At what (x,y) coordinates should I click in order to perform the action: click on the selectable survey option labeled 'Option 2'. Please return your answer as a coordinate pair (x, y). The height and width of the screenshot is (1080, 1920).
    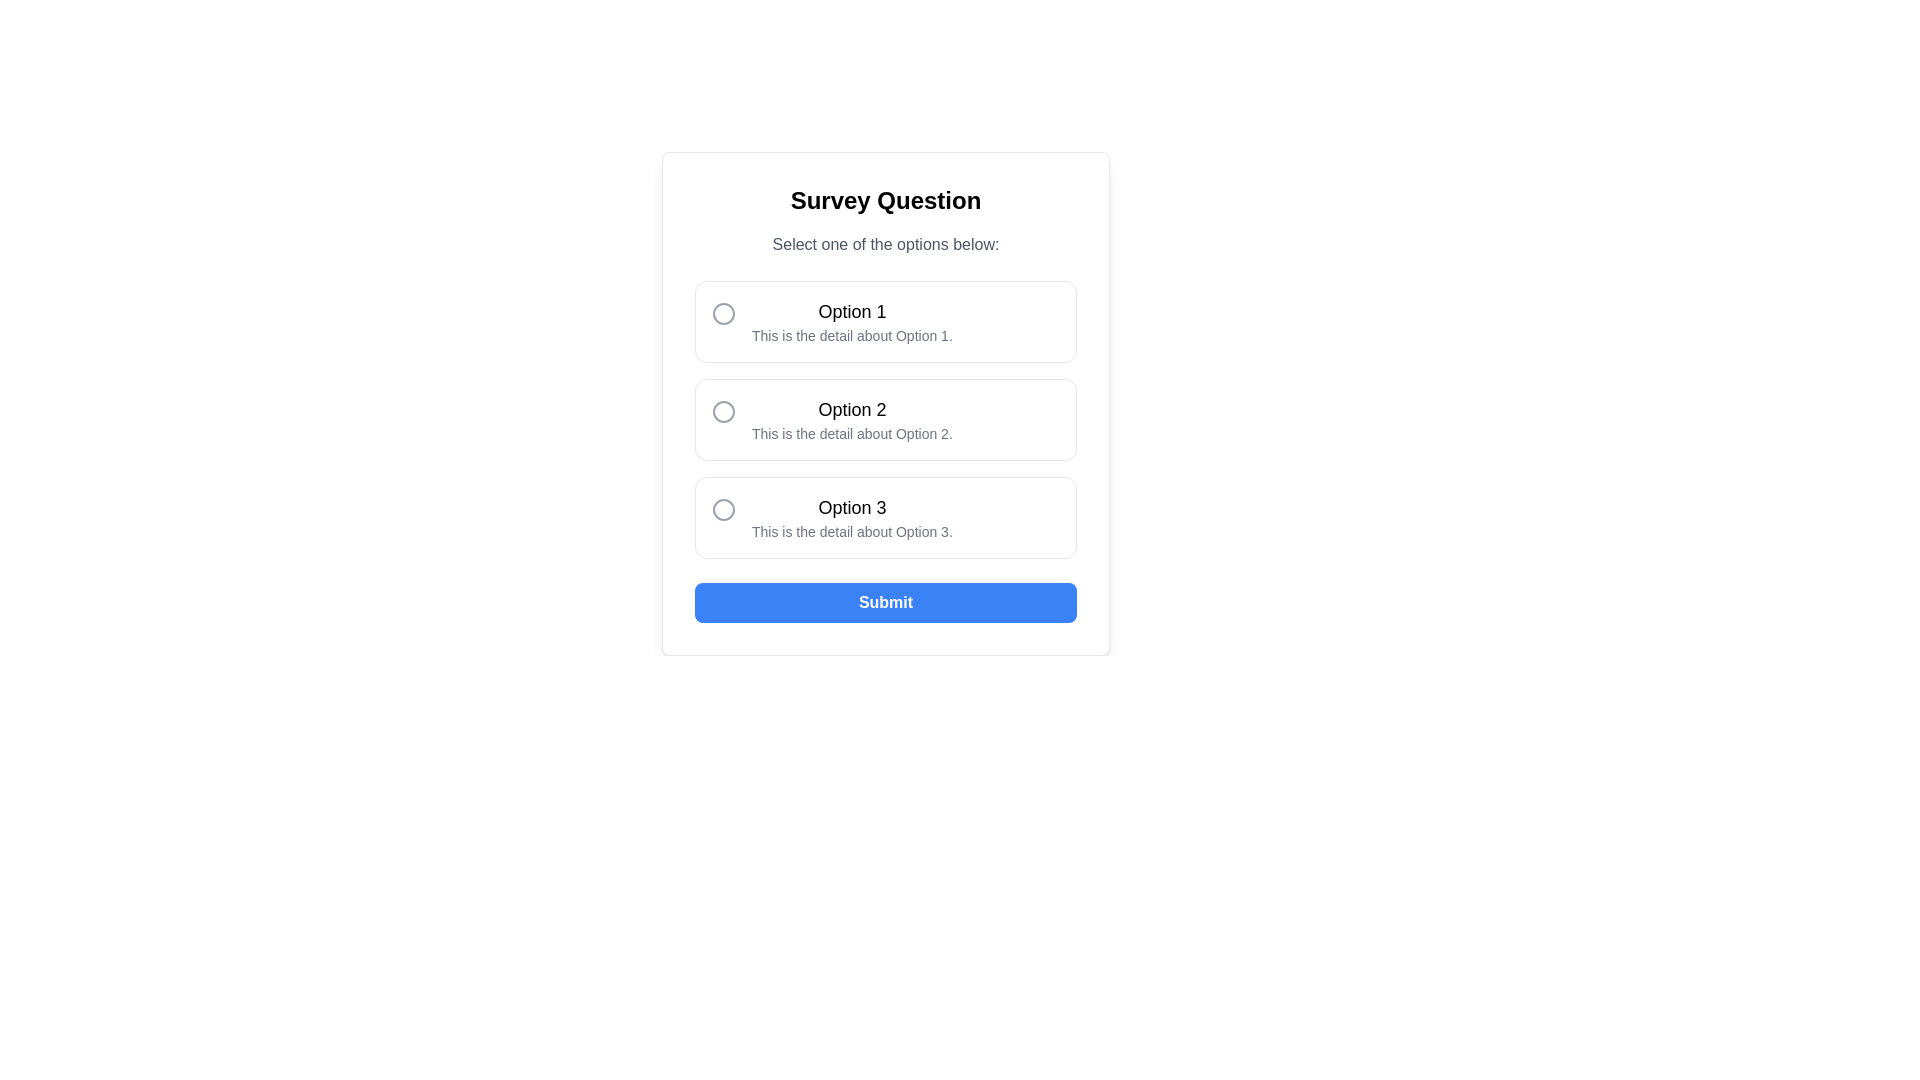
    Looking at the image, I should click on (885, 419).